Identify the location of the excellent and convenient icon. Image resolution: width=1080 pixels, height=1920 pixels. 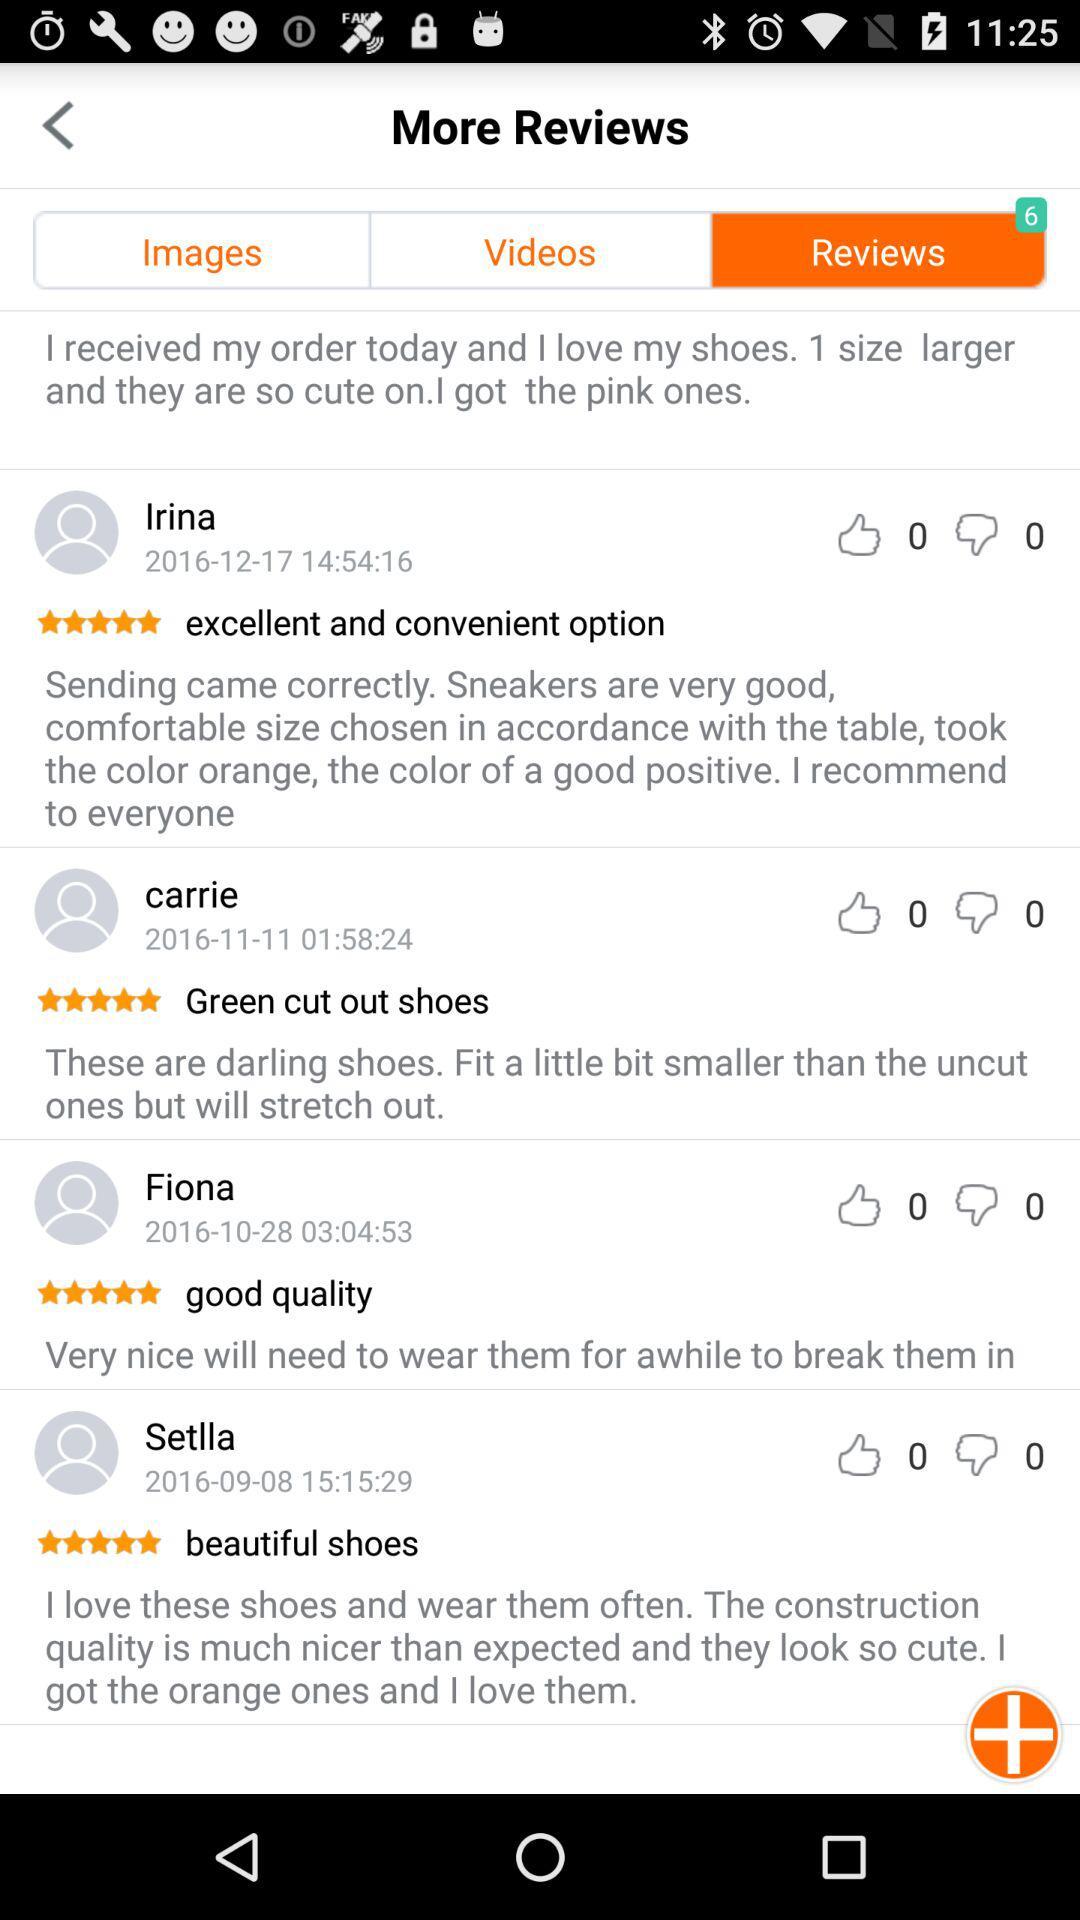
(612, 620).